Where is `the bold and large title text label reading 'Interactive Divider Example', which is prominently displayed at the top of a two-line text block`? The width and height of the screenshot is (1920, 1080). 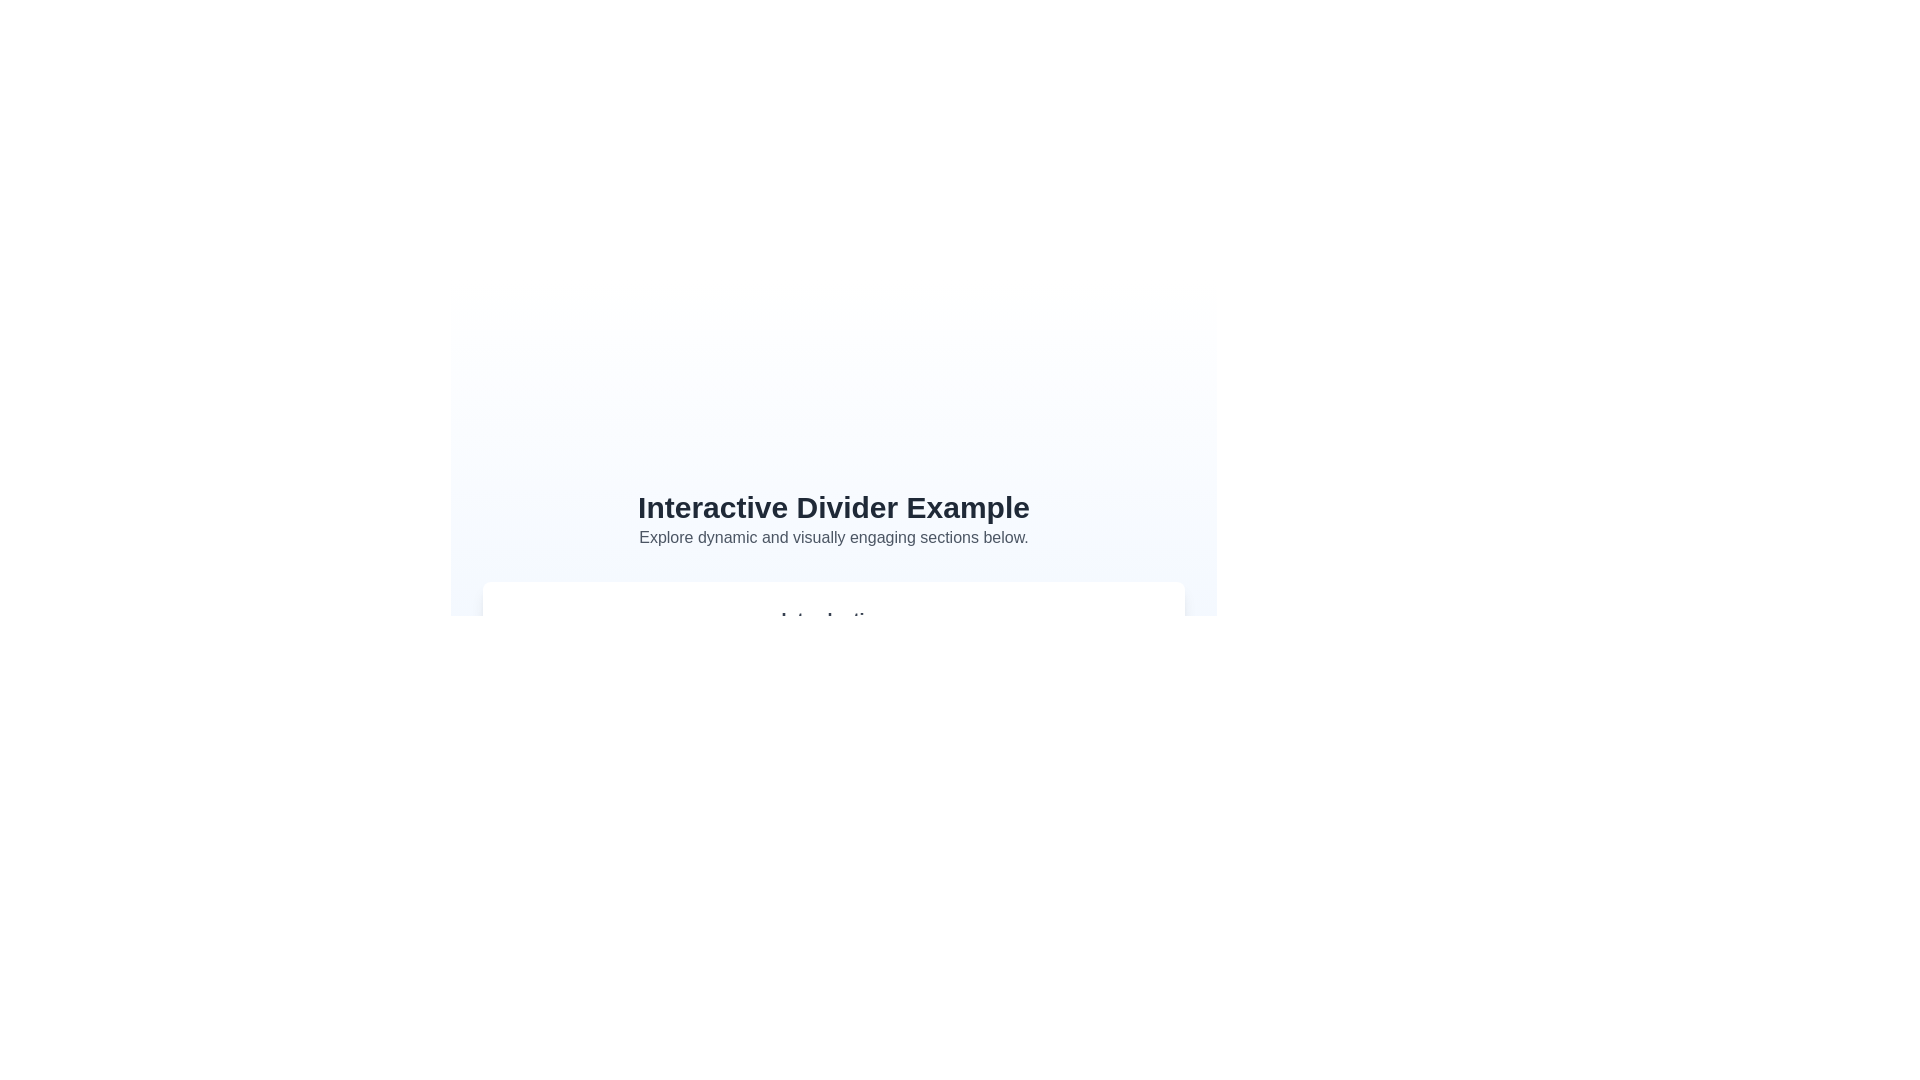 the bold and large title text label reading 'Interactive Divider Example', which is prominently displayed at the top of a two-line text block is located at coordinates (834, 506).